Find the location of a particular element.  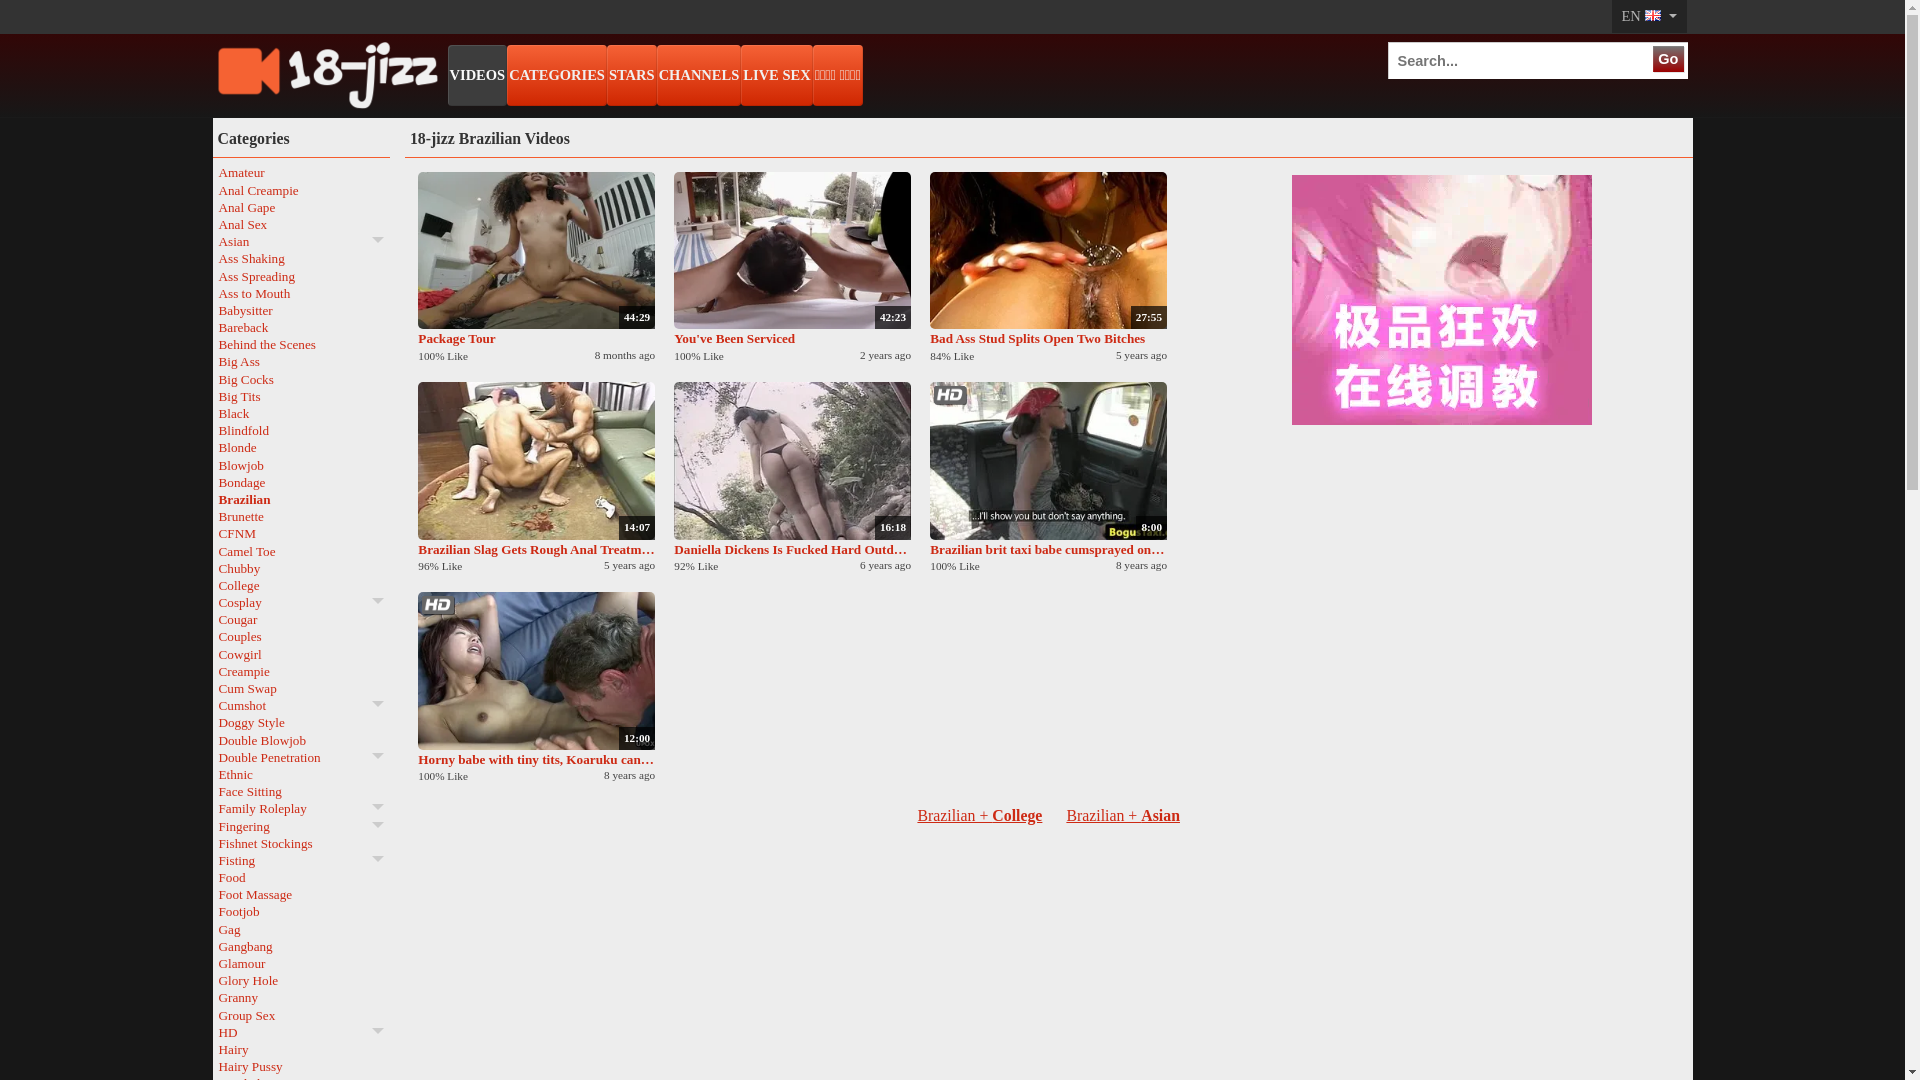

'Go' is located at coordinates (1668, 57).